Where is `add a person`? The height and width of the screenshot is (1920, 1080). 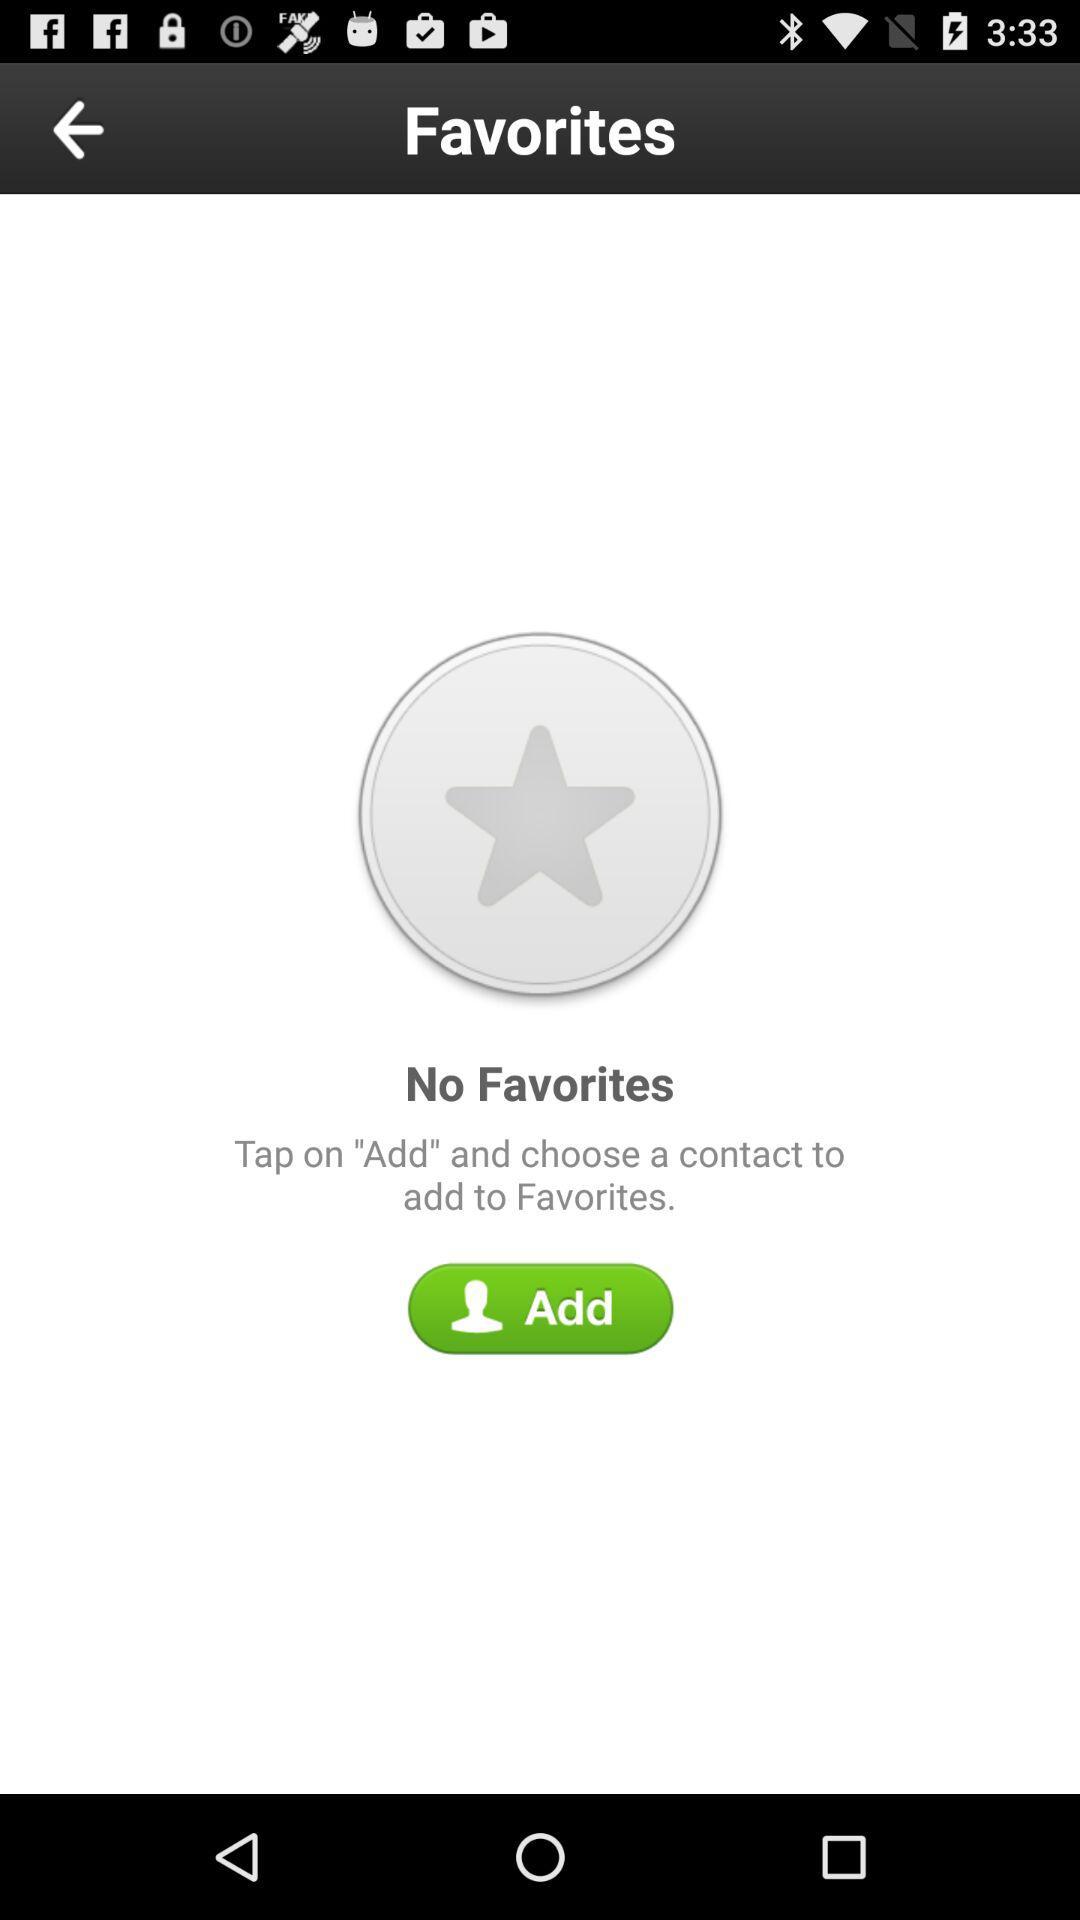
add a person is located at coordinates (540, 1308).